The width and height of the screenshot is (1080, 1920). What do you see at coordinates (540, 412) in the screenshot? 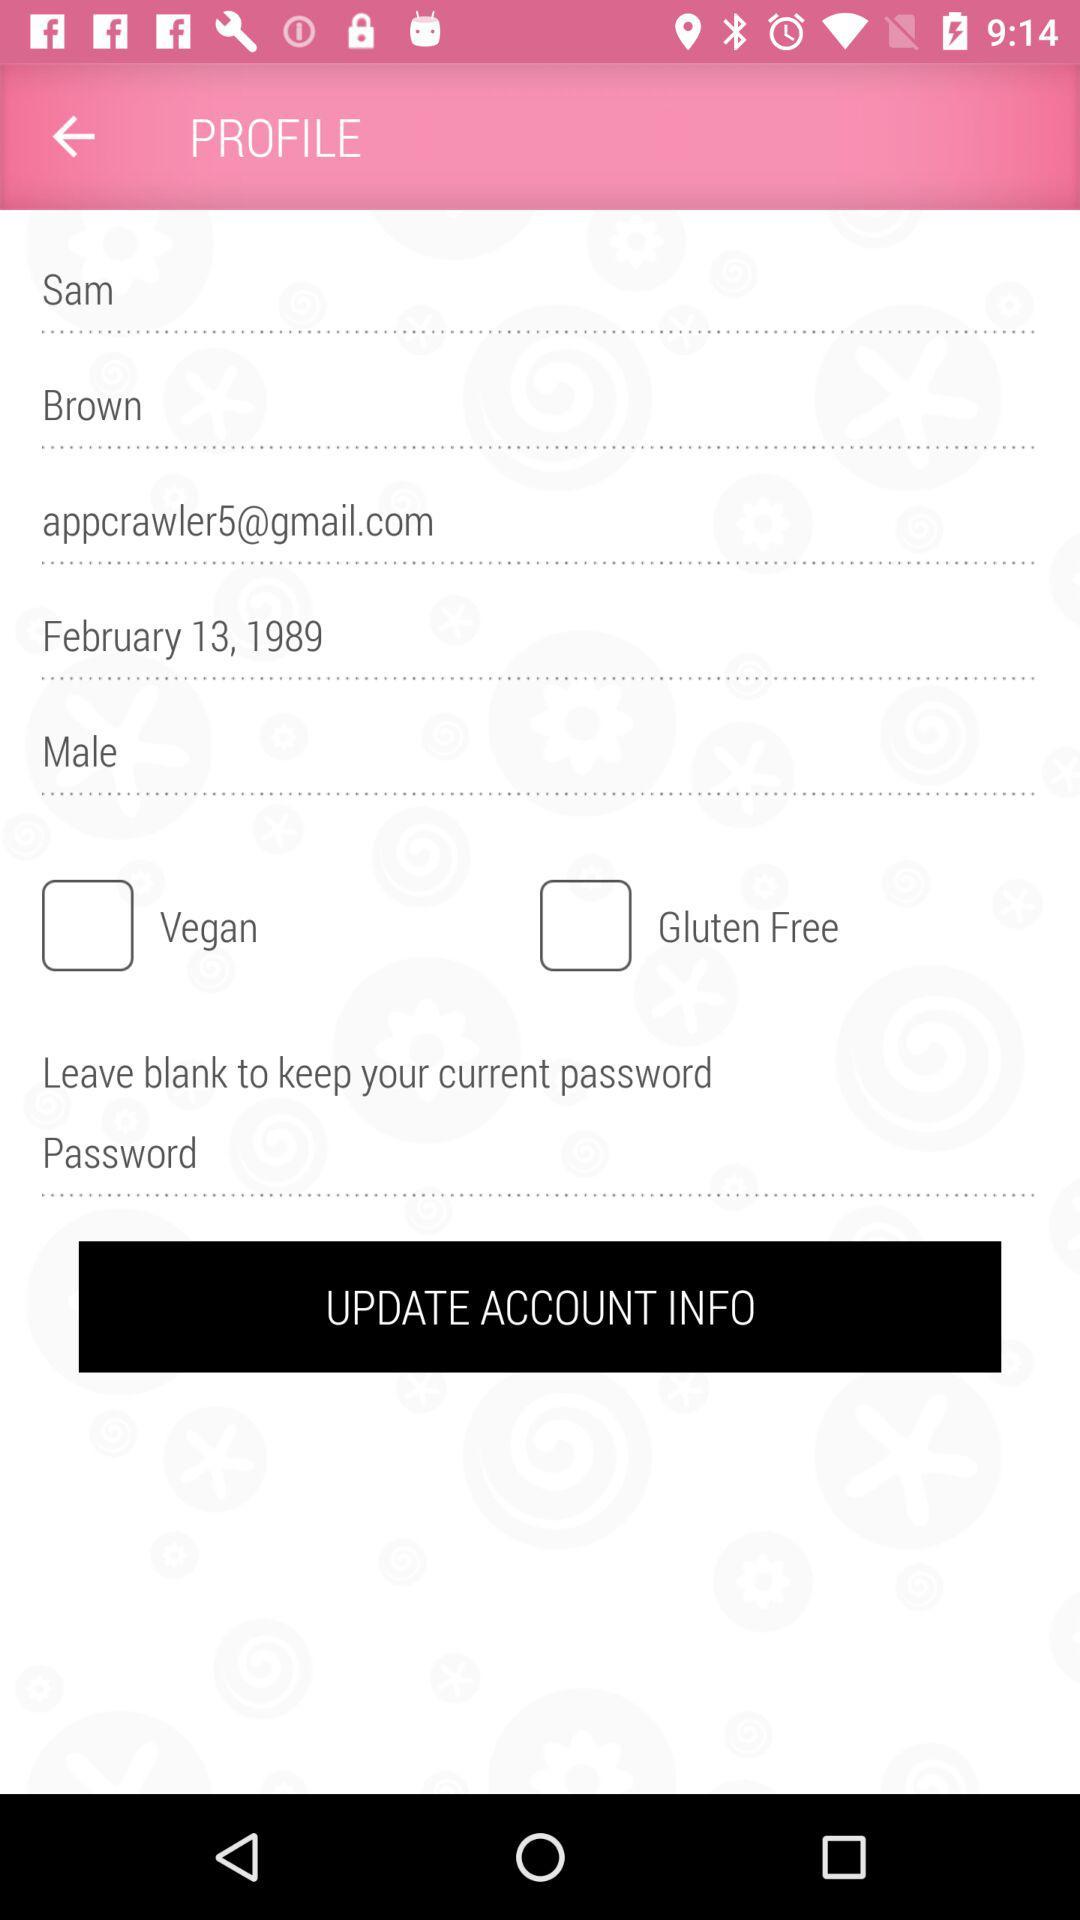
I see `icon above the appcrawler5@gmail.com item` at bounding box center [540, 412].